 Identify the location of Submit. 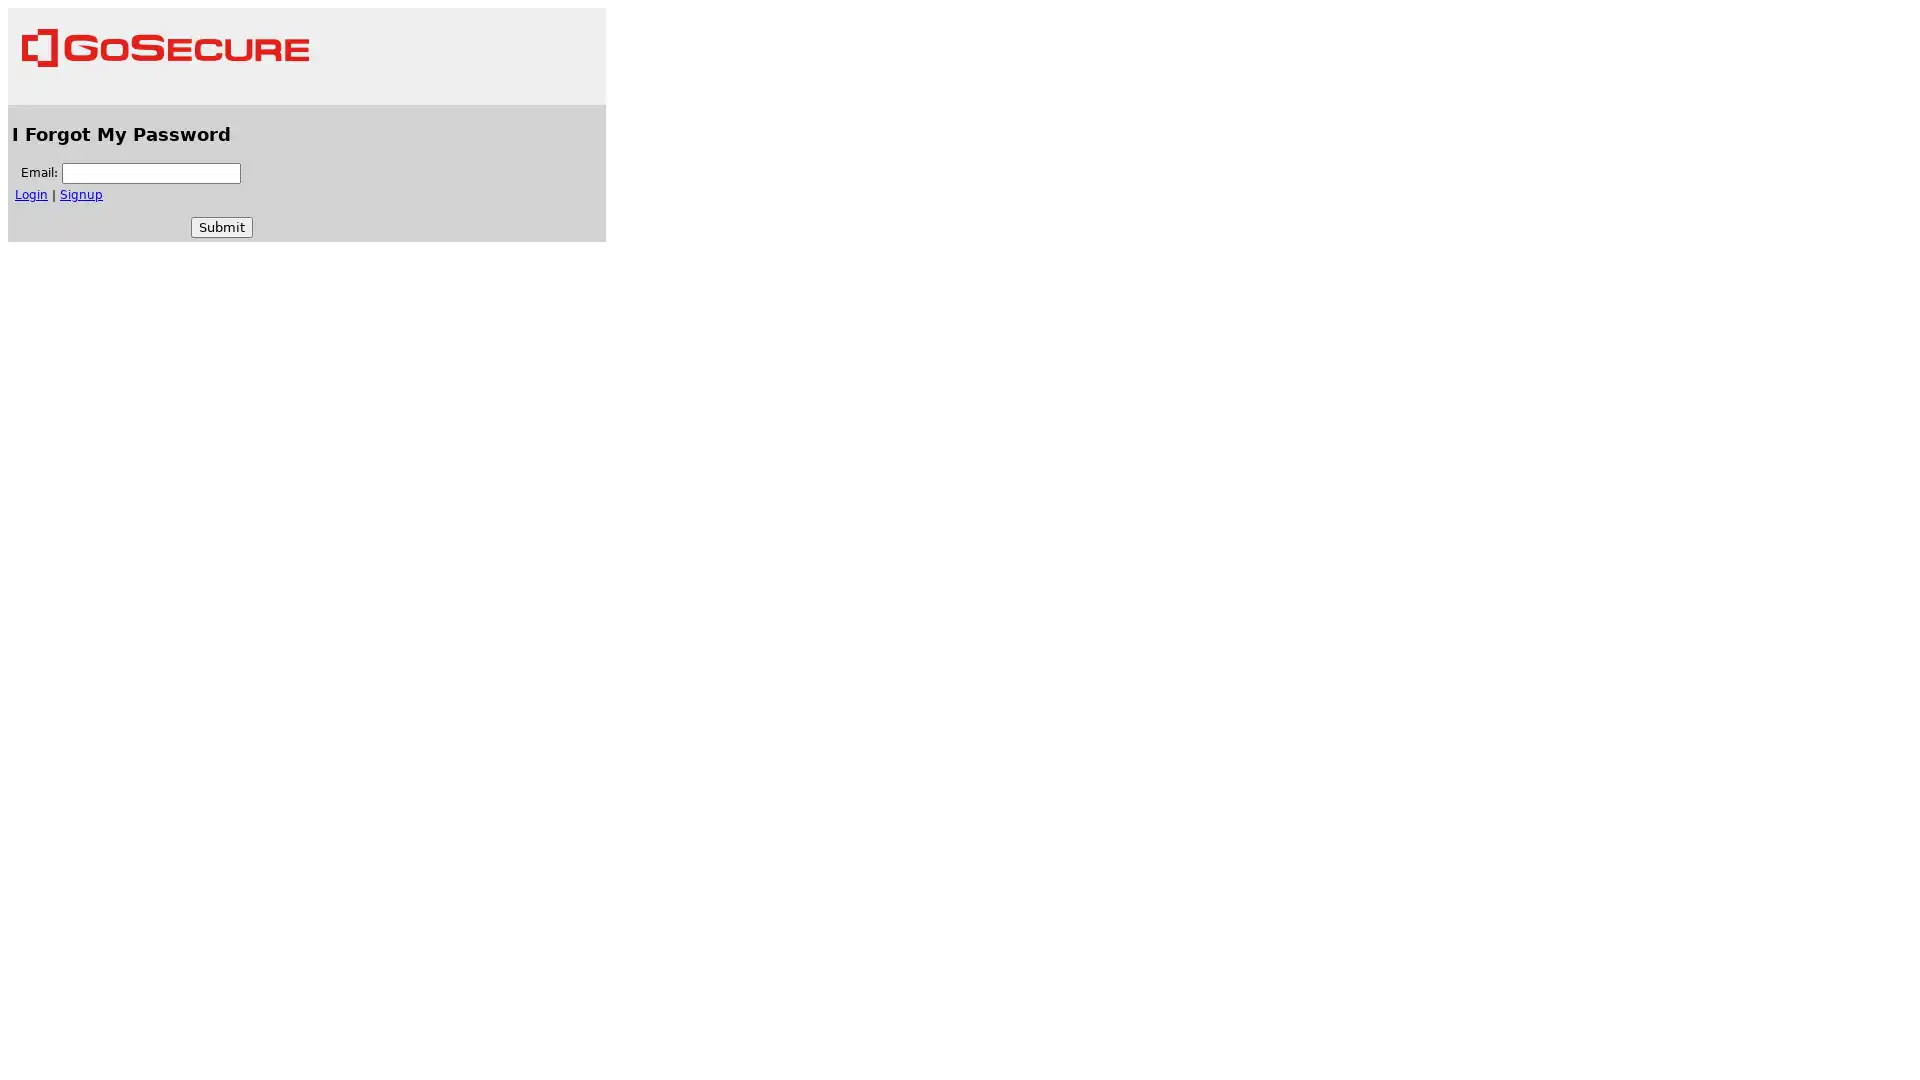
(221, 226).